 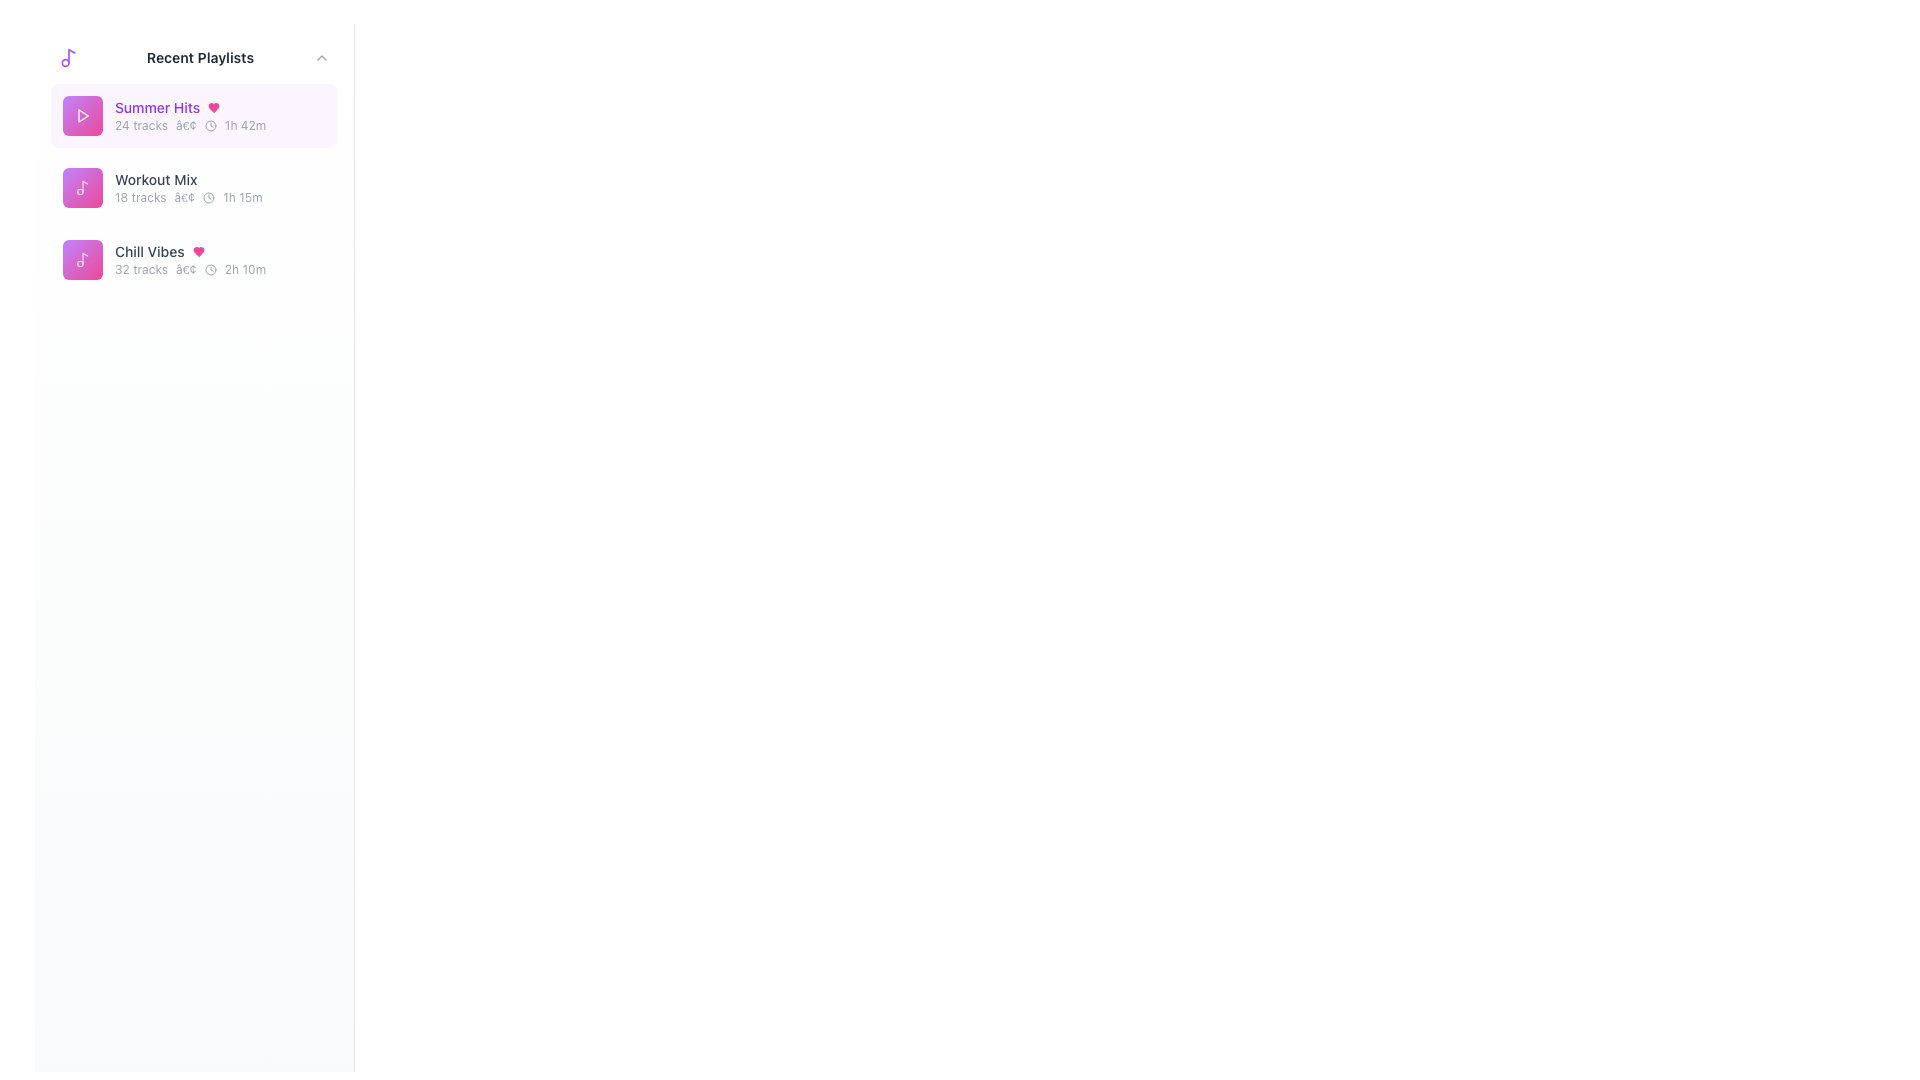 I want to click on on the 'Chill Vibes' playlist card, which is the third item in the 'Recent Playlists' section, featuring a gradient music note icon and a pink heart beside the title, so click(x=194, y=258).